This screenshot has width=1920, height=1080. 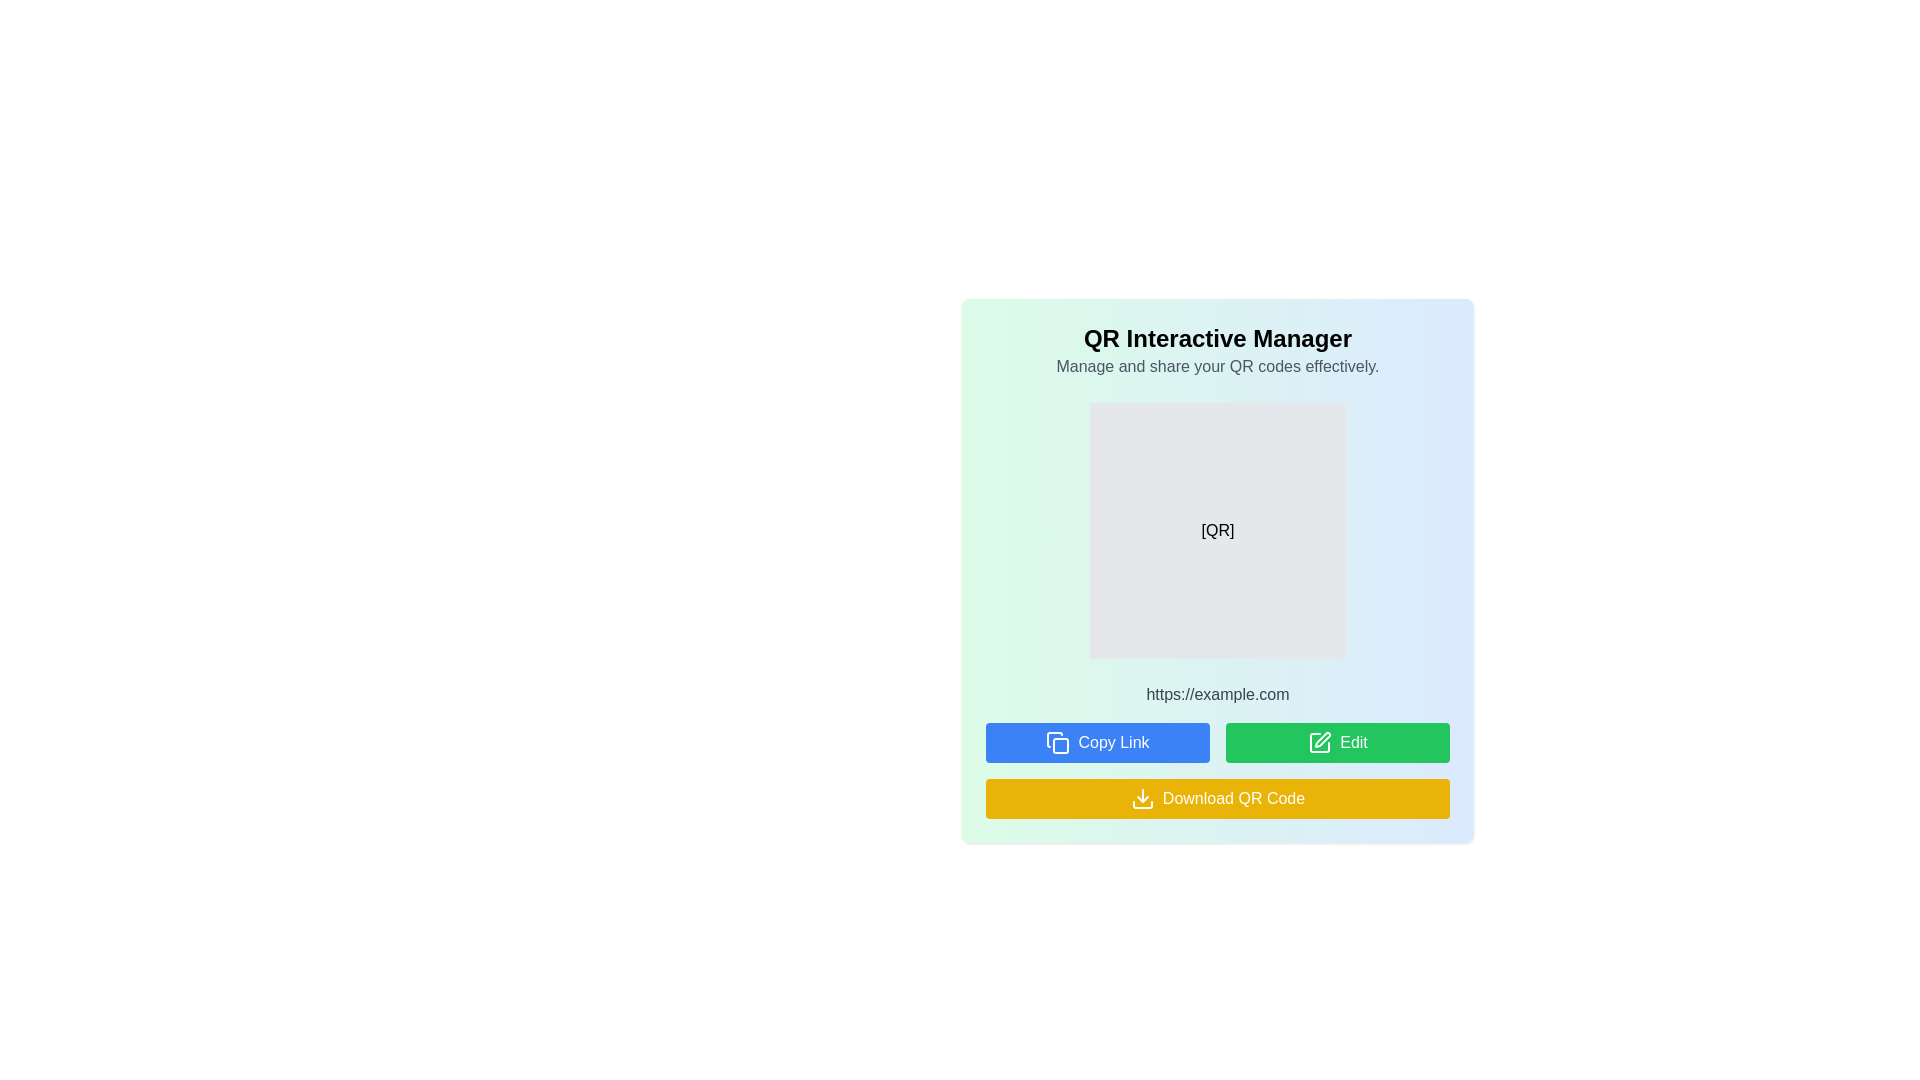 What do you see at coordinates (1217, 530) in the screenshot?
I see `the text label that indicates the presence of a QR code, centrally positioned within a large light grey square below the title 'QR Interactive Manager'` at bounding box center [1217, 530].